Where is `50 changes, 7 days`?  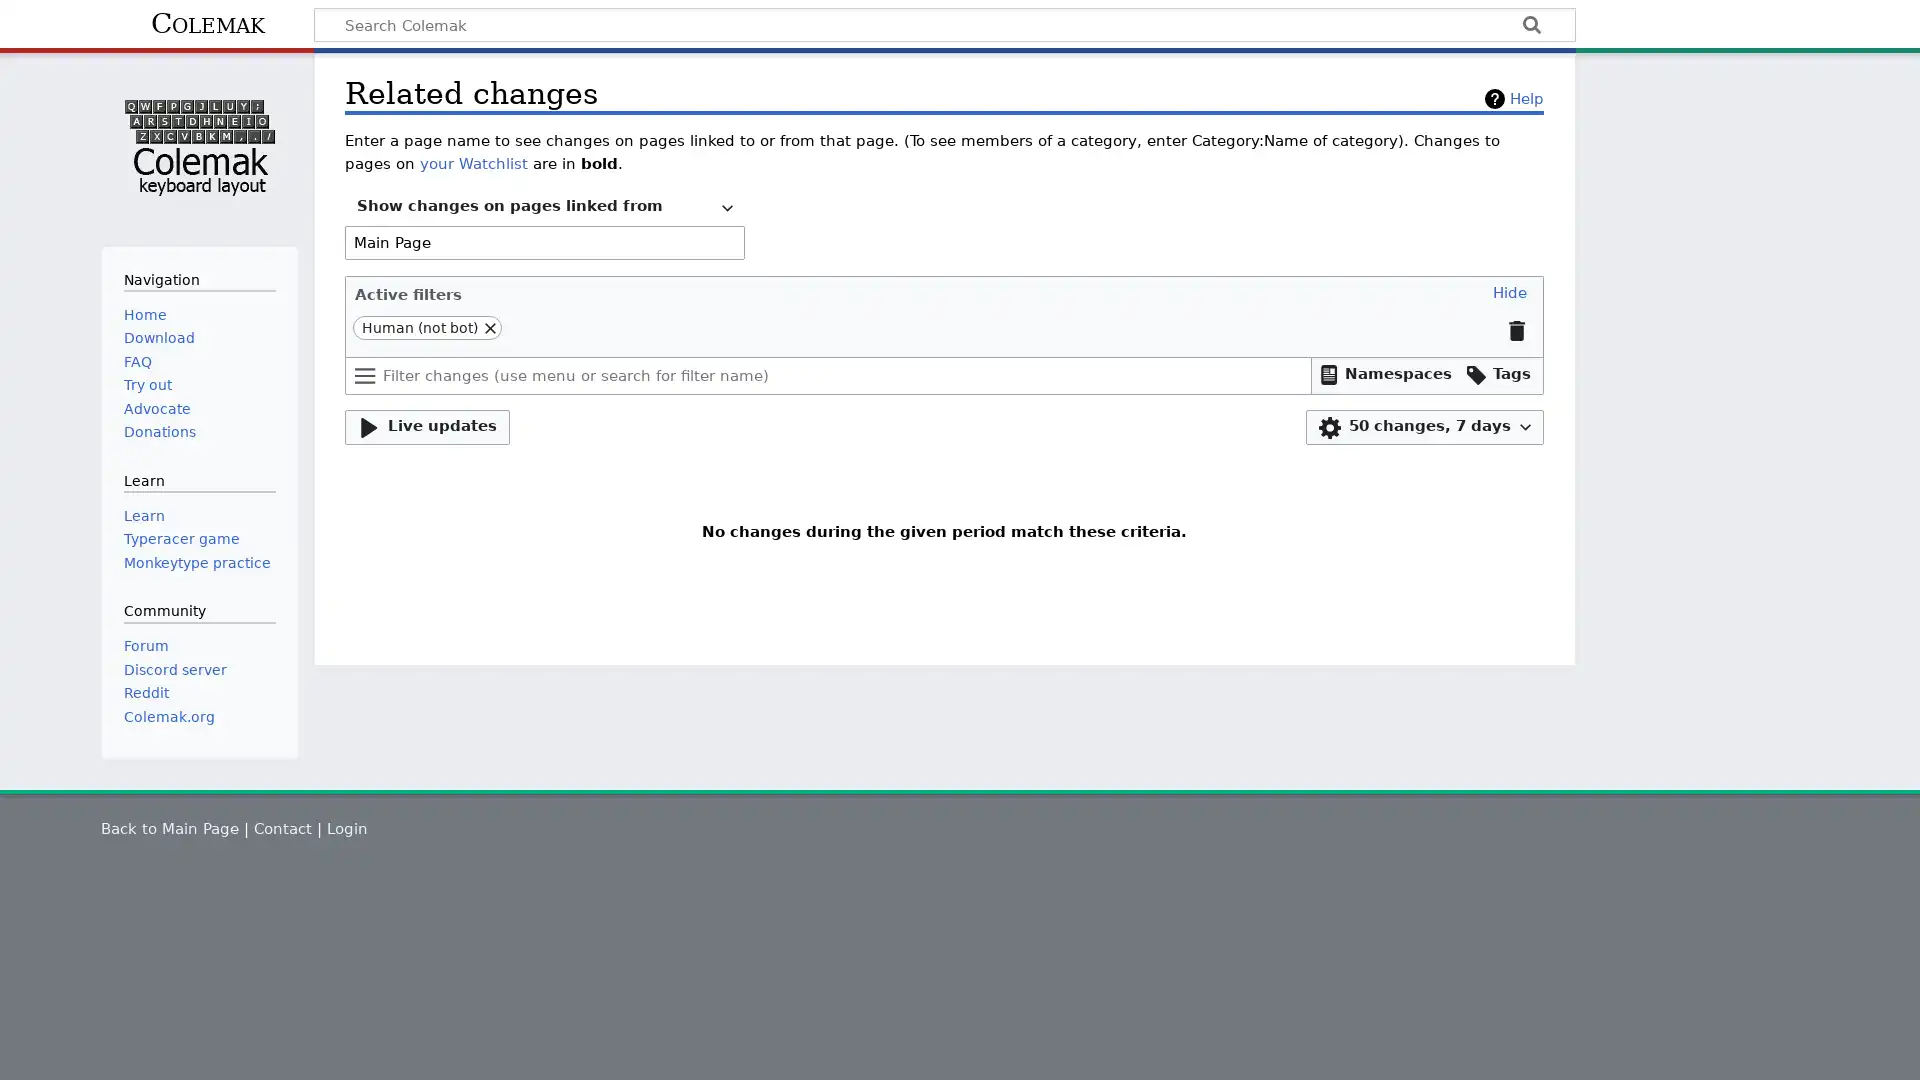
50 changes, 7 days is located at coordinates (1424, 426).